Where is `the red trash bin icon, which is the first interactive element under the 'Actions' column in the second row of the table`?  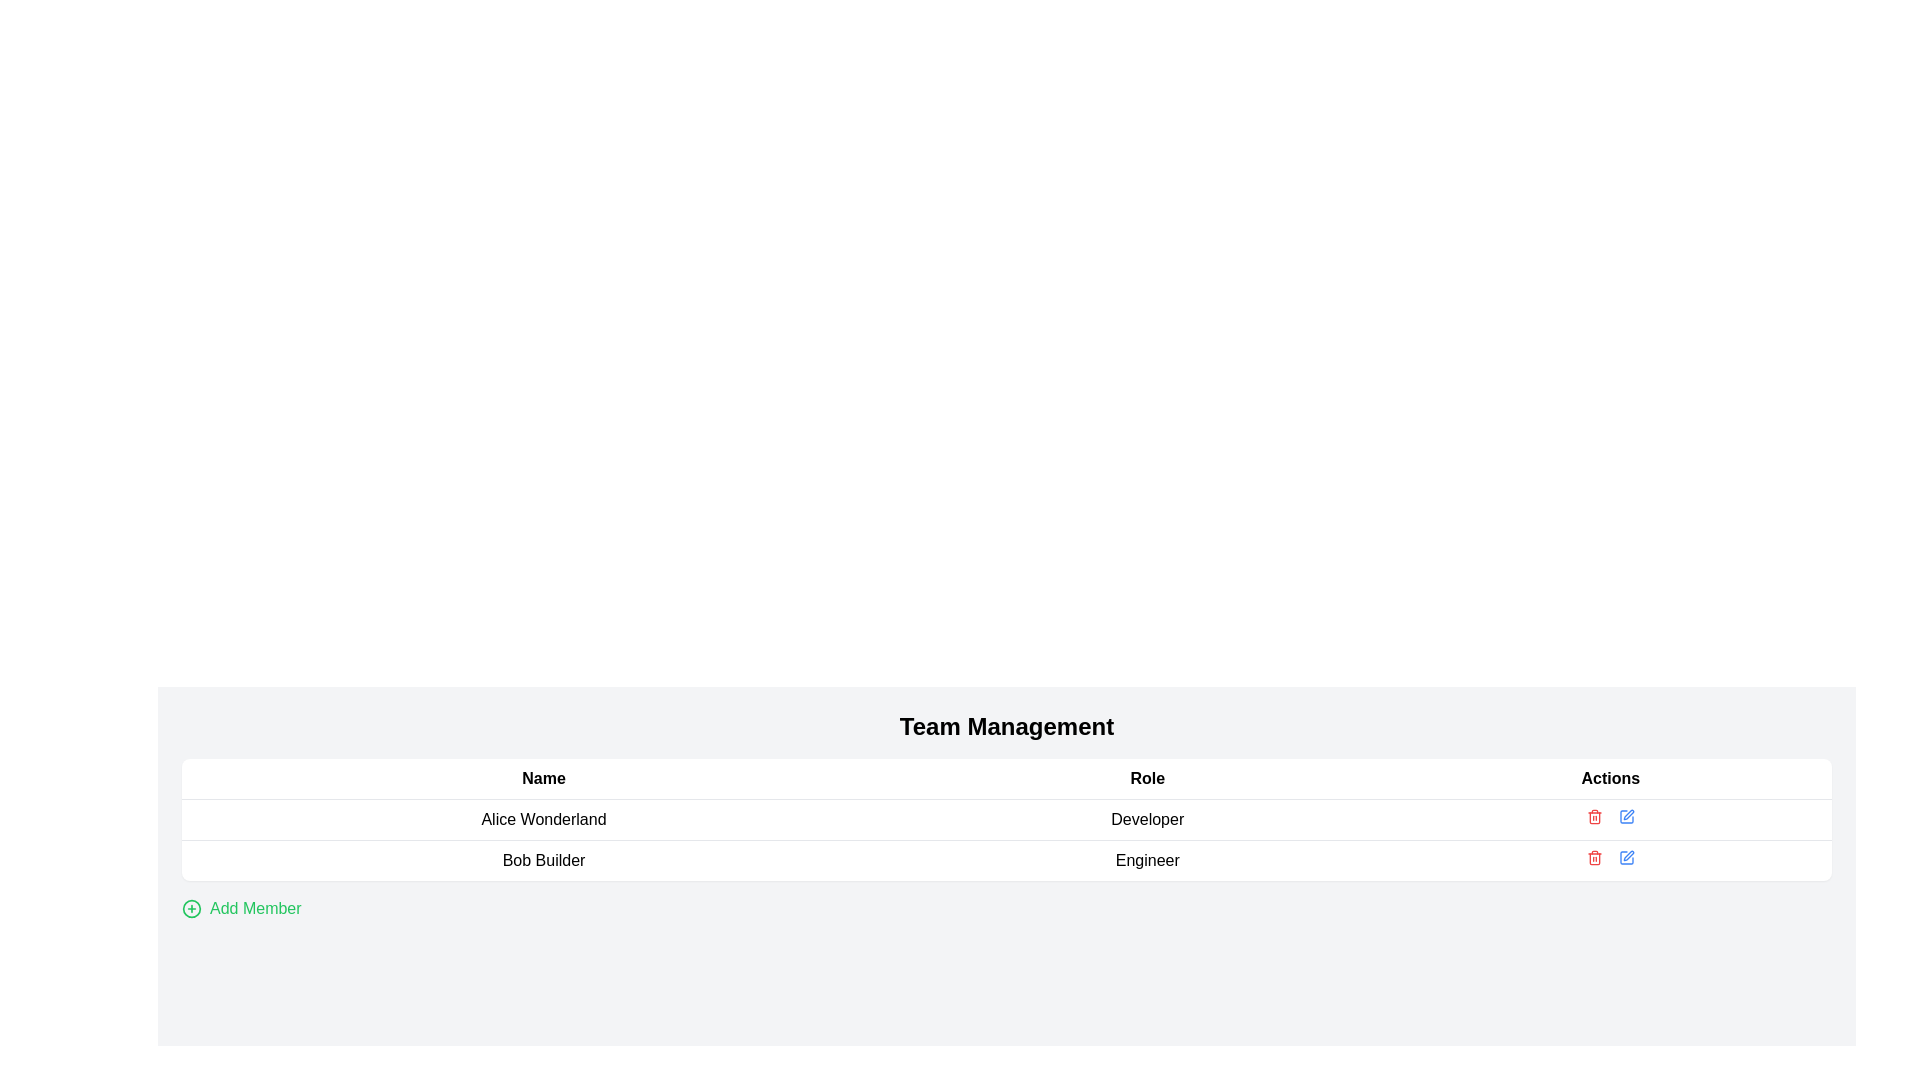 the red trash bin icon, which is the first interactive element under the 'Actions' column in the second row of the table is located at coordinates (1593, 856).